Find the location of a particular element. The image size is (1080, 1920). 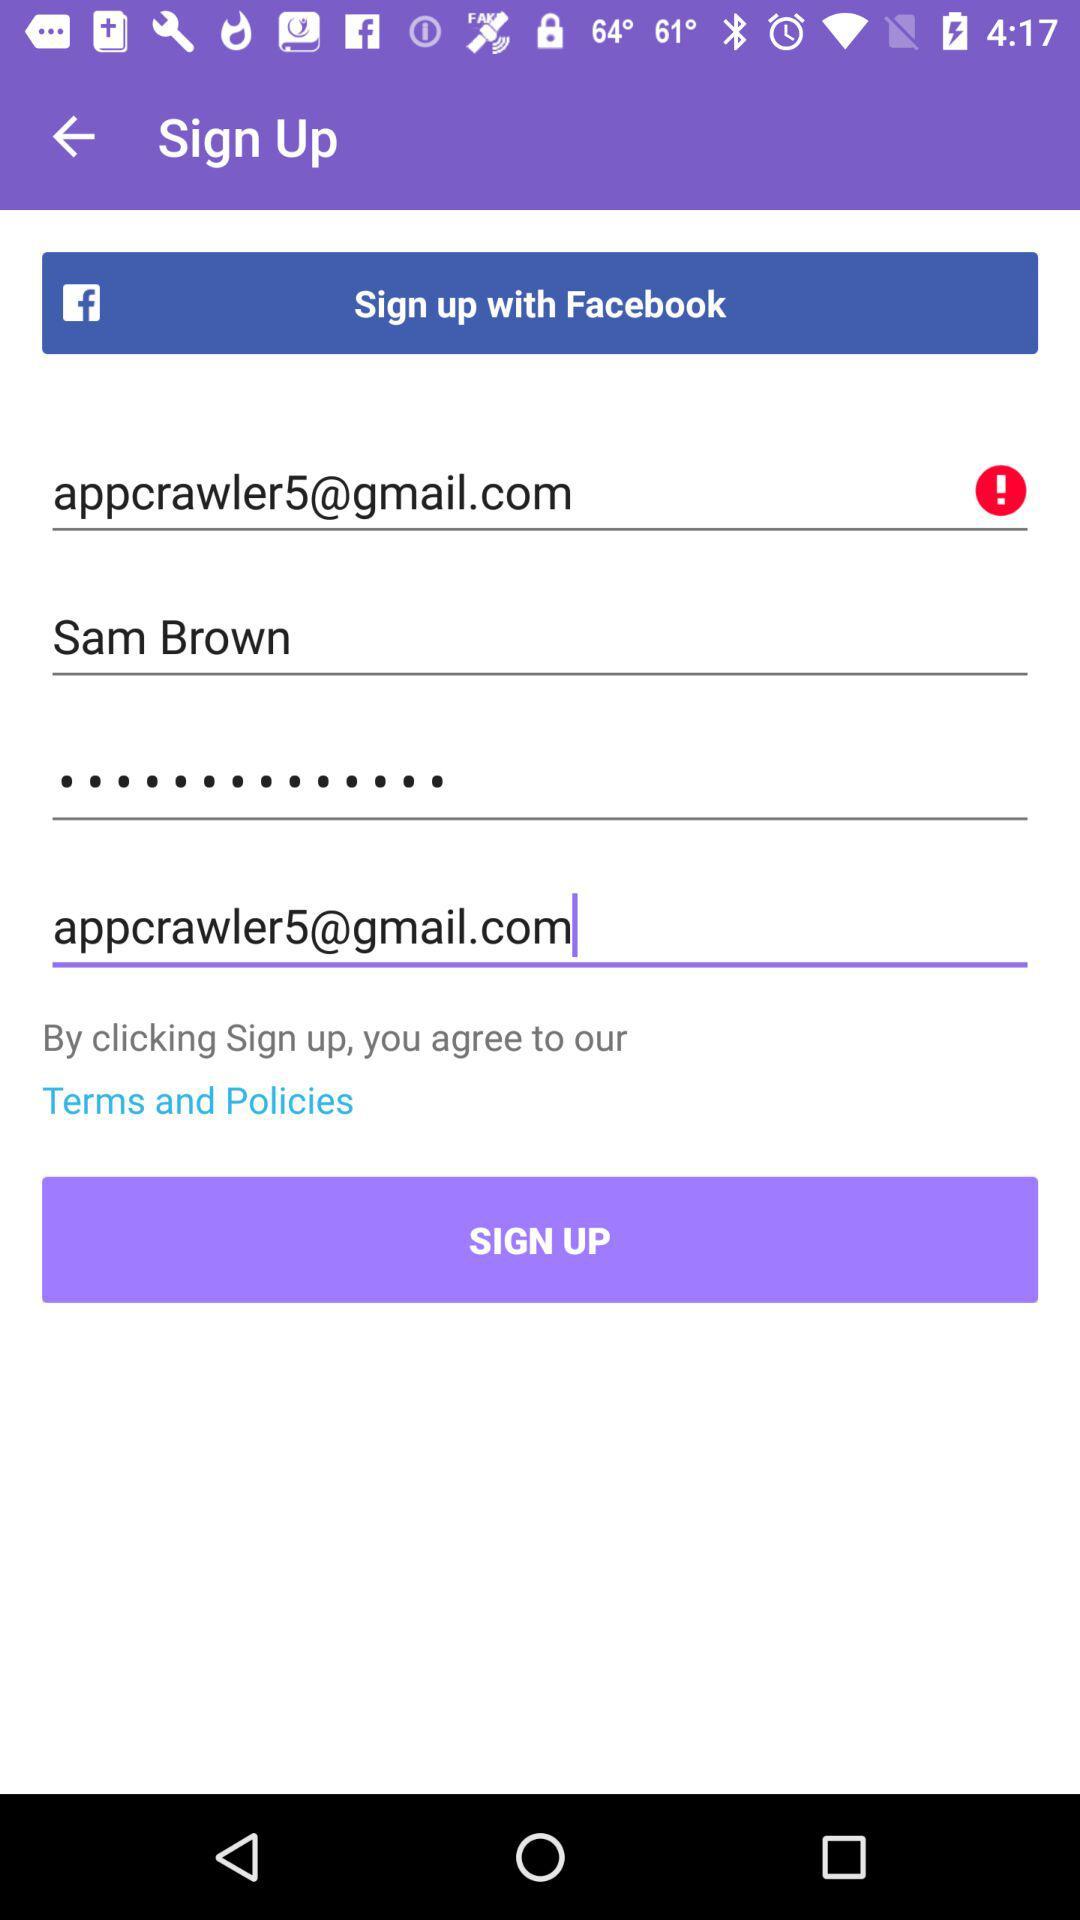

the appcrawler3116 is located at coordinates (540, 780).